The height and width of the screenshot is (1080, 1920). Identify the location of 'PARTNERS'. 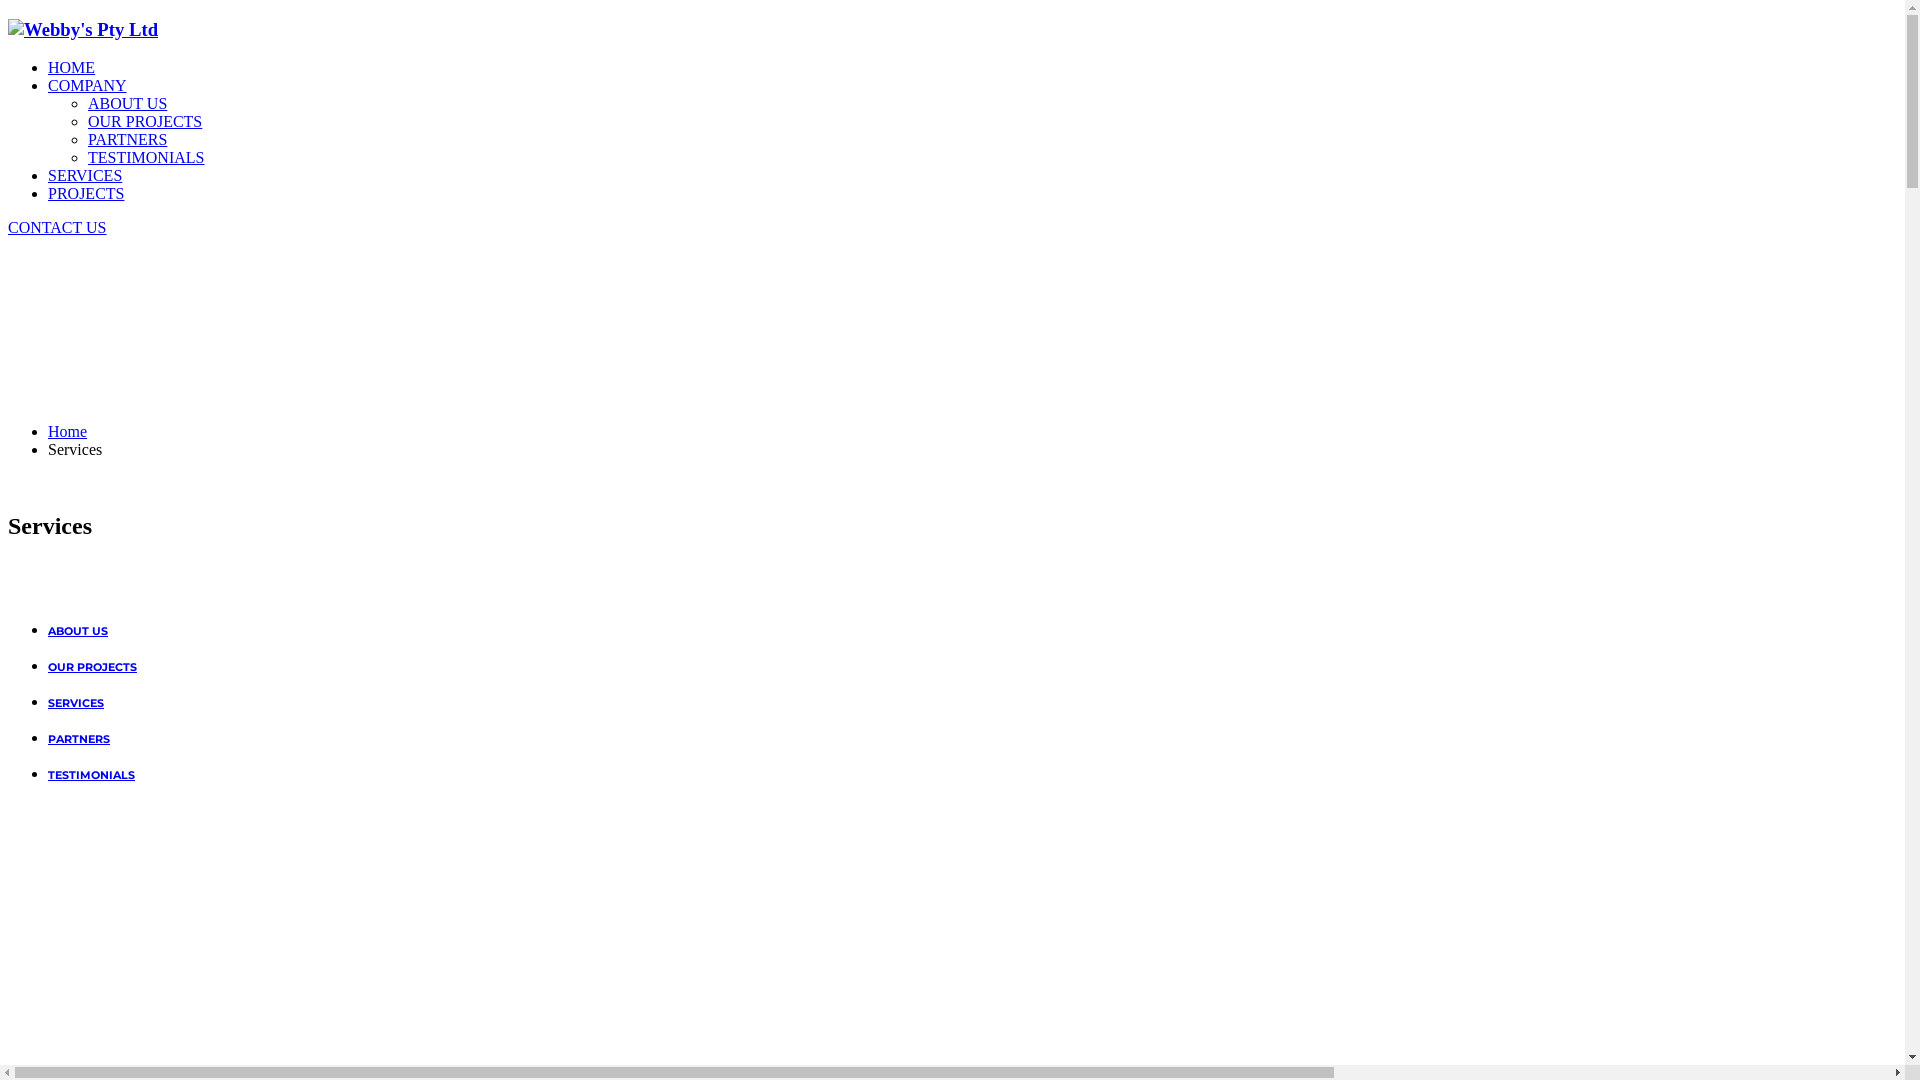
(78, 739).